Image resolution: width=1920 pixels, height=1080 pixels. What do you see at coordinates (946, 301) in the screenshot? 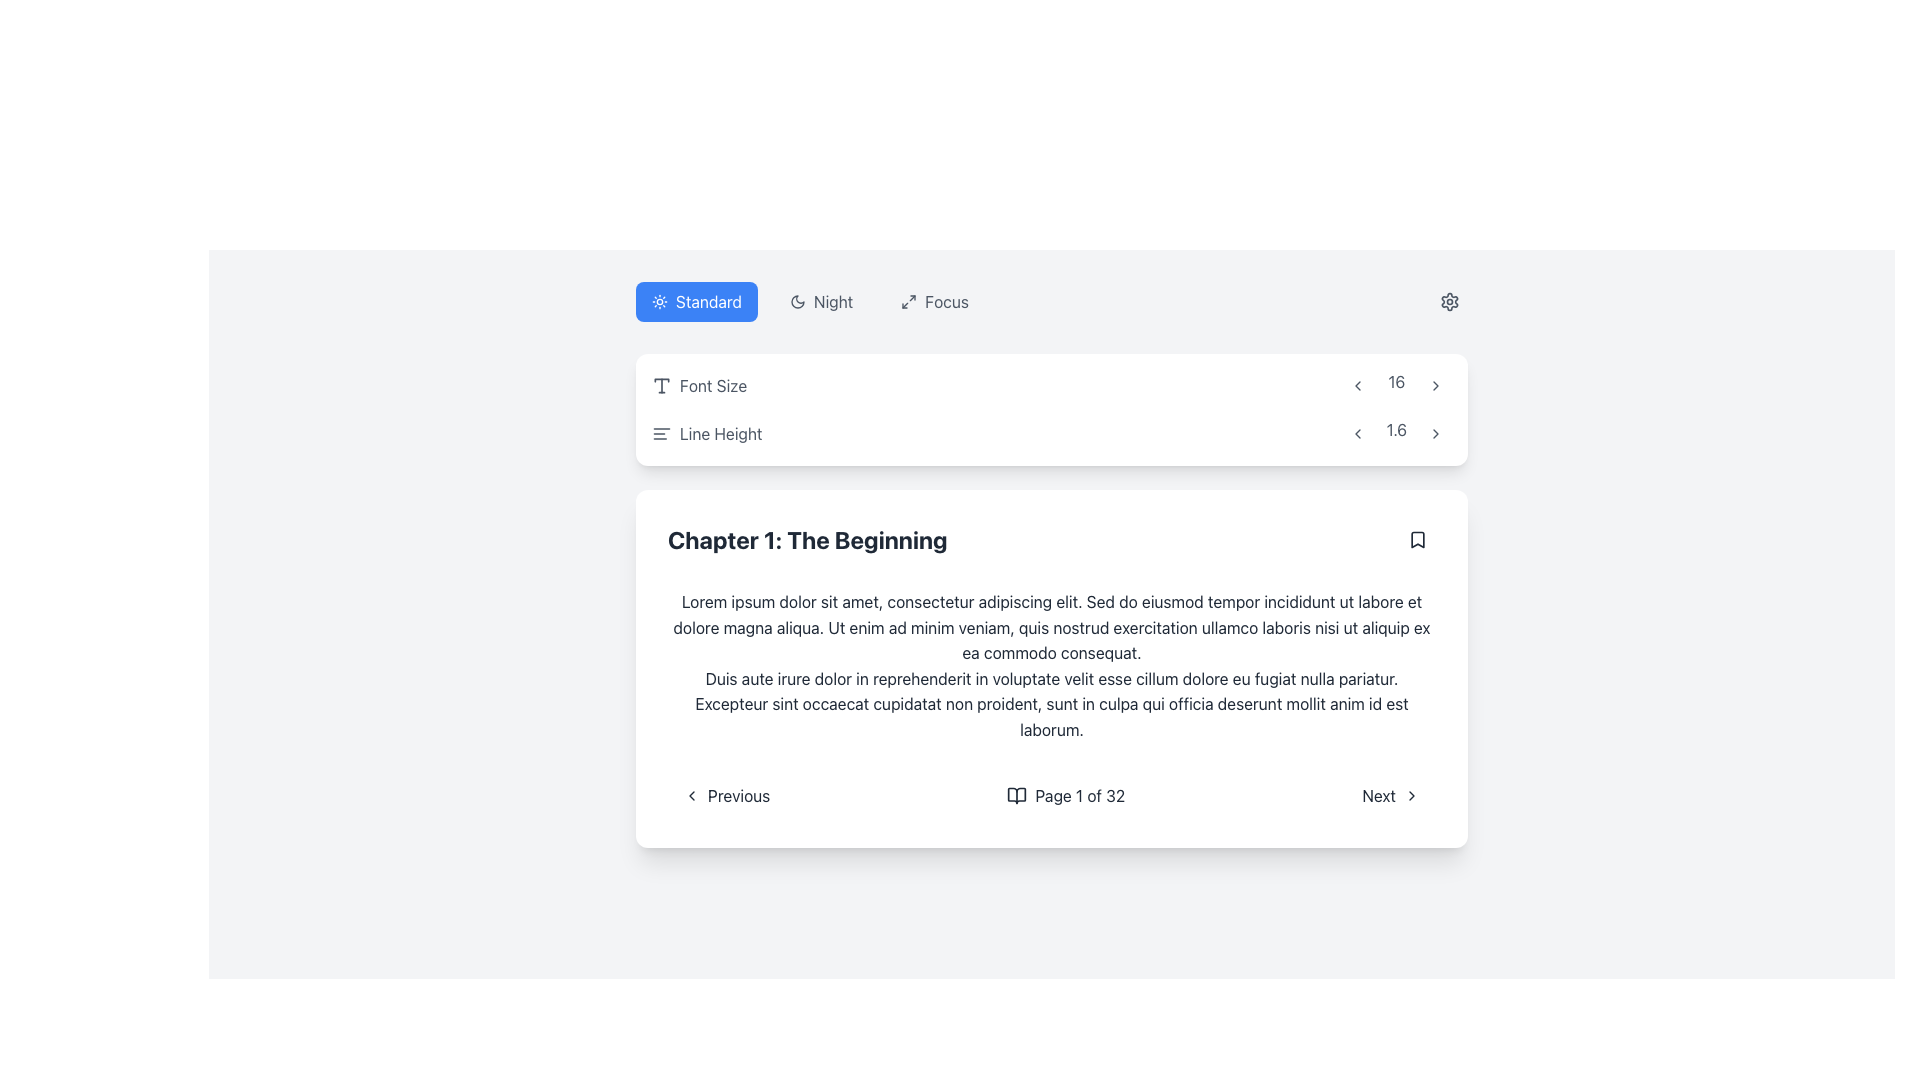
I see `the 'Focus' text label, which is styled in a clean, sans-serif font and appears dark gray on a light gray background, located near the upper-right corner of the interface` at bounding box center [946, 301].